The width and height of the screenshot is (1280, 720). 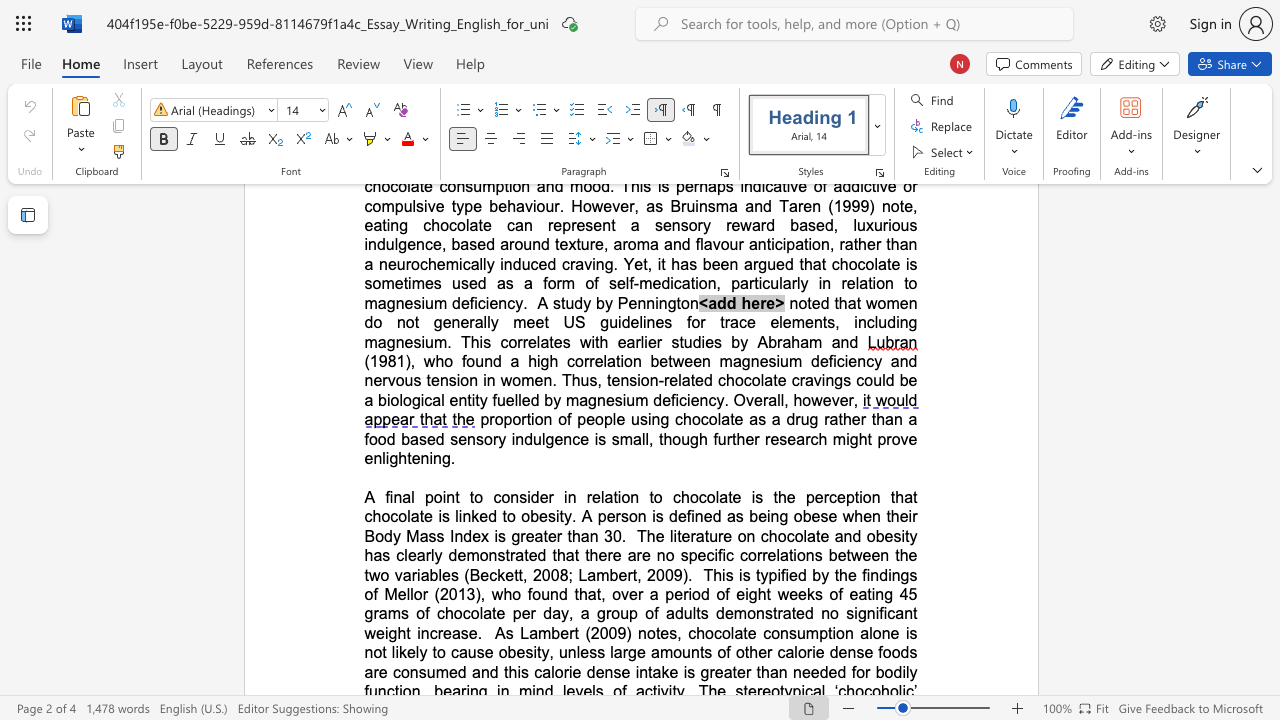 I want to click on the subset text "nal point" within the text "A final point", so click(x=393, y=496).